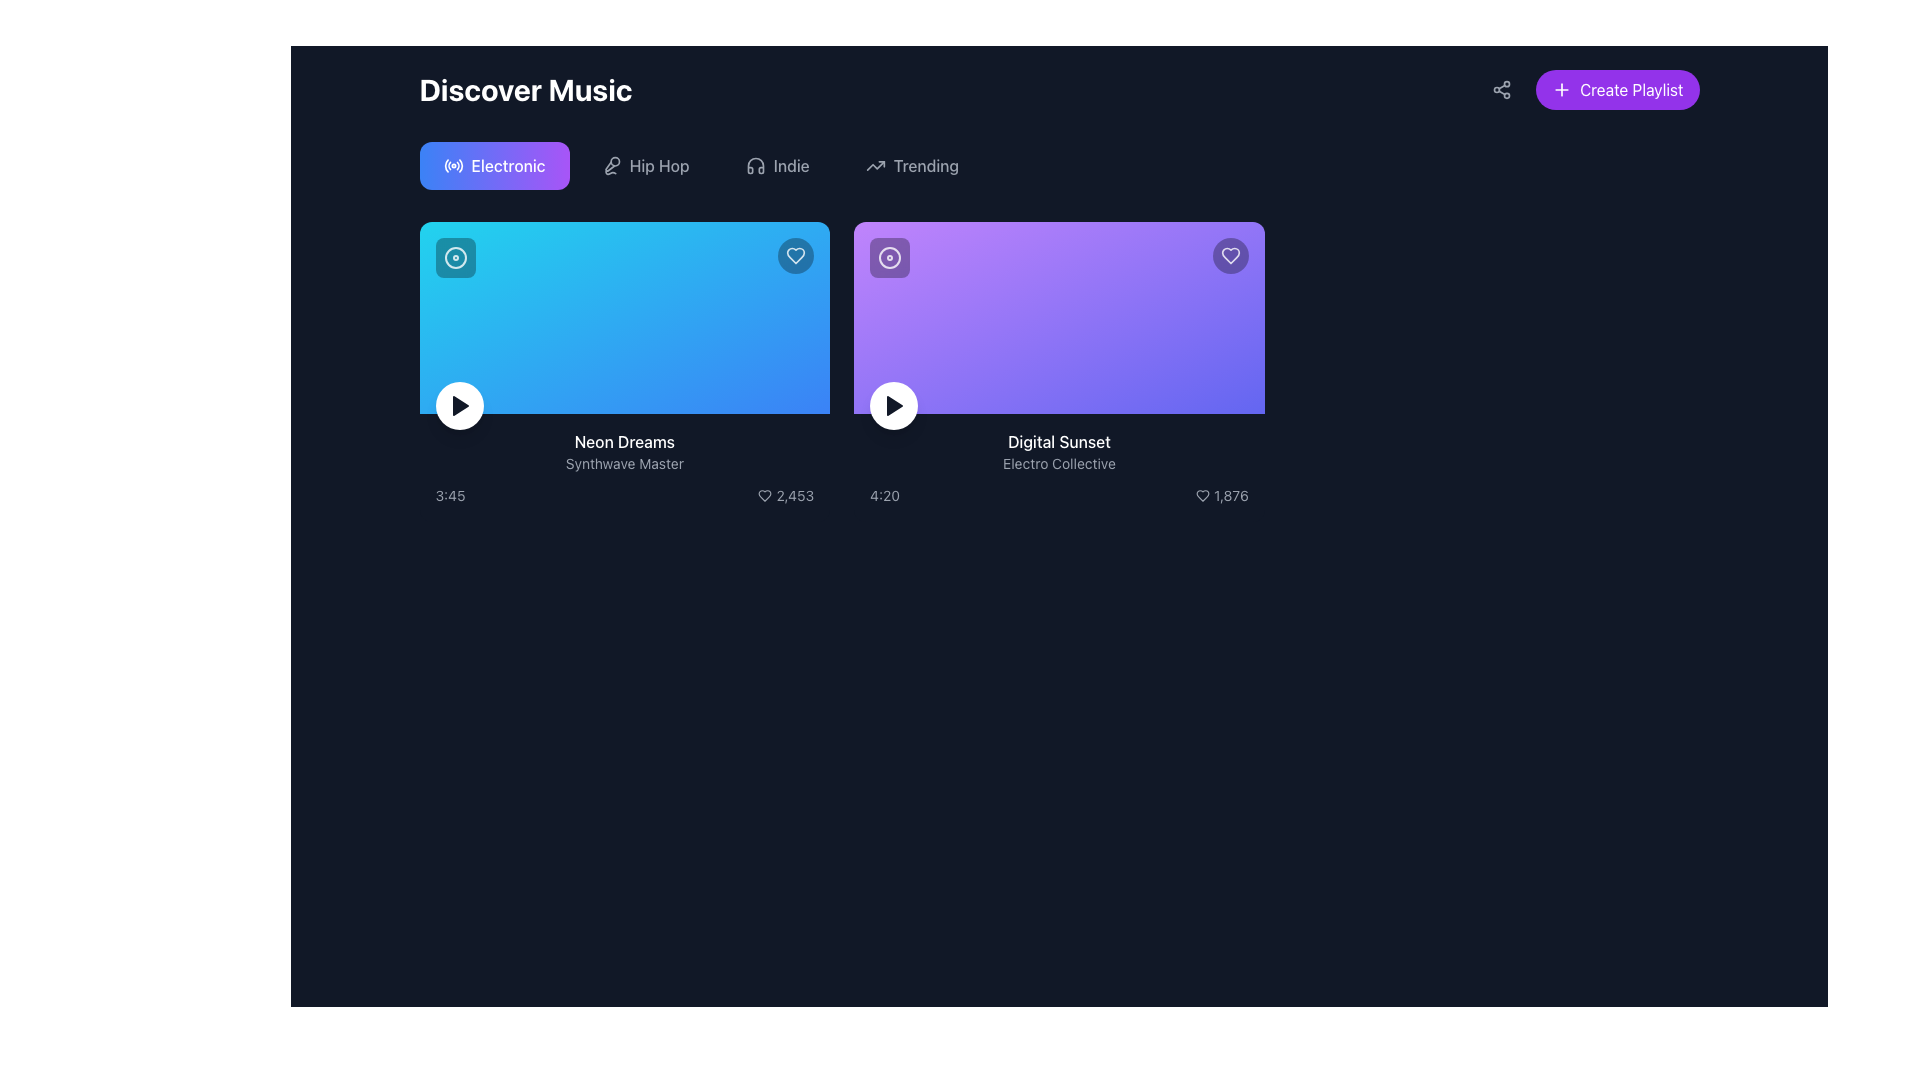 The width and height of the screenshot is (1920, 1080). What do you see at coordinates (1058, 463) in the screenshot?
I see `the text label displaying 'Electro Collective' for accessibility purposes, located beneath the title 'Digital Sunset' in the card area` at bounding box center [1058, 463].